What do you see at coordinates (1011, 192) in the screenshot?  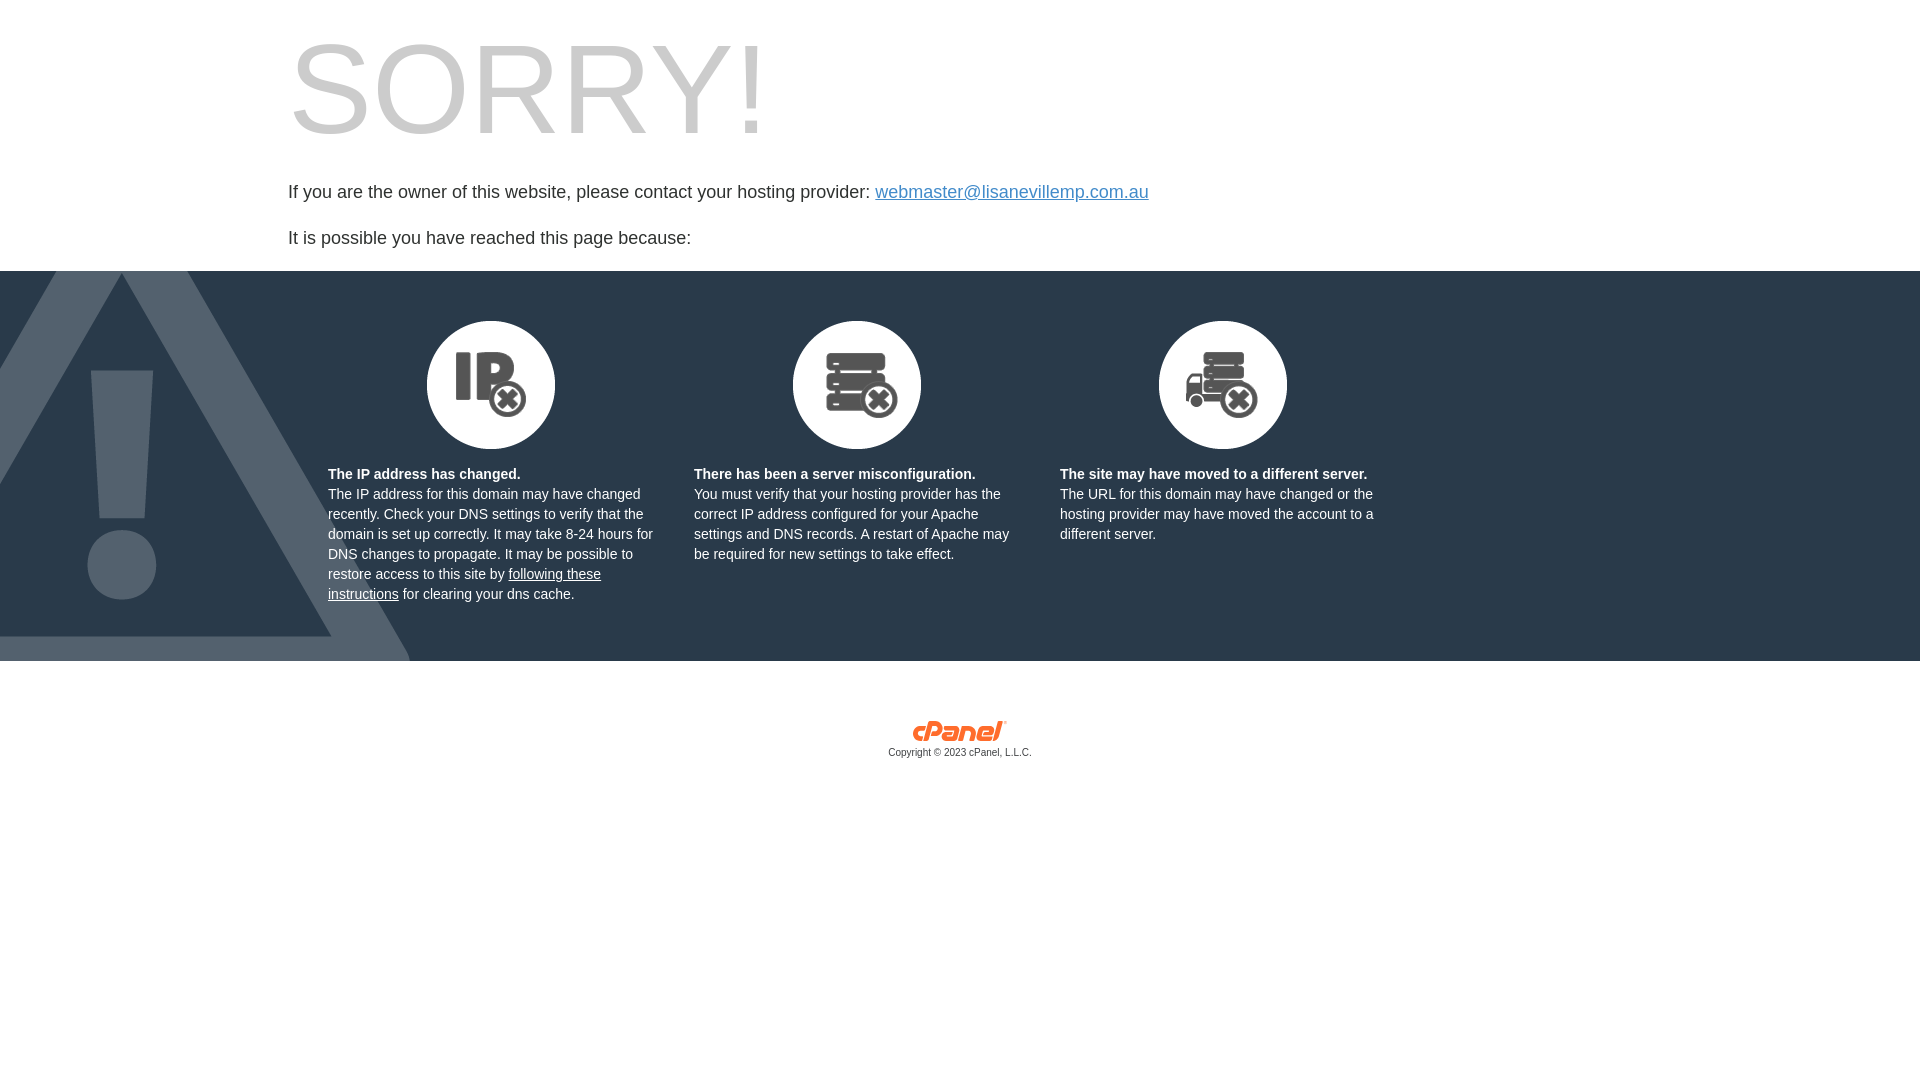 I see `'webmaster@lisanevillemp.com.au'` at bounding box center [1011, 192].